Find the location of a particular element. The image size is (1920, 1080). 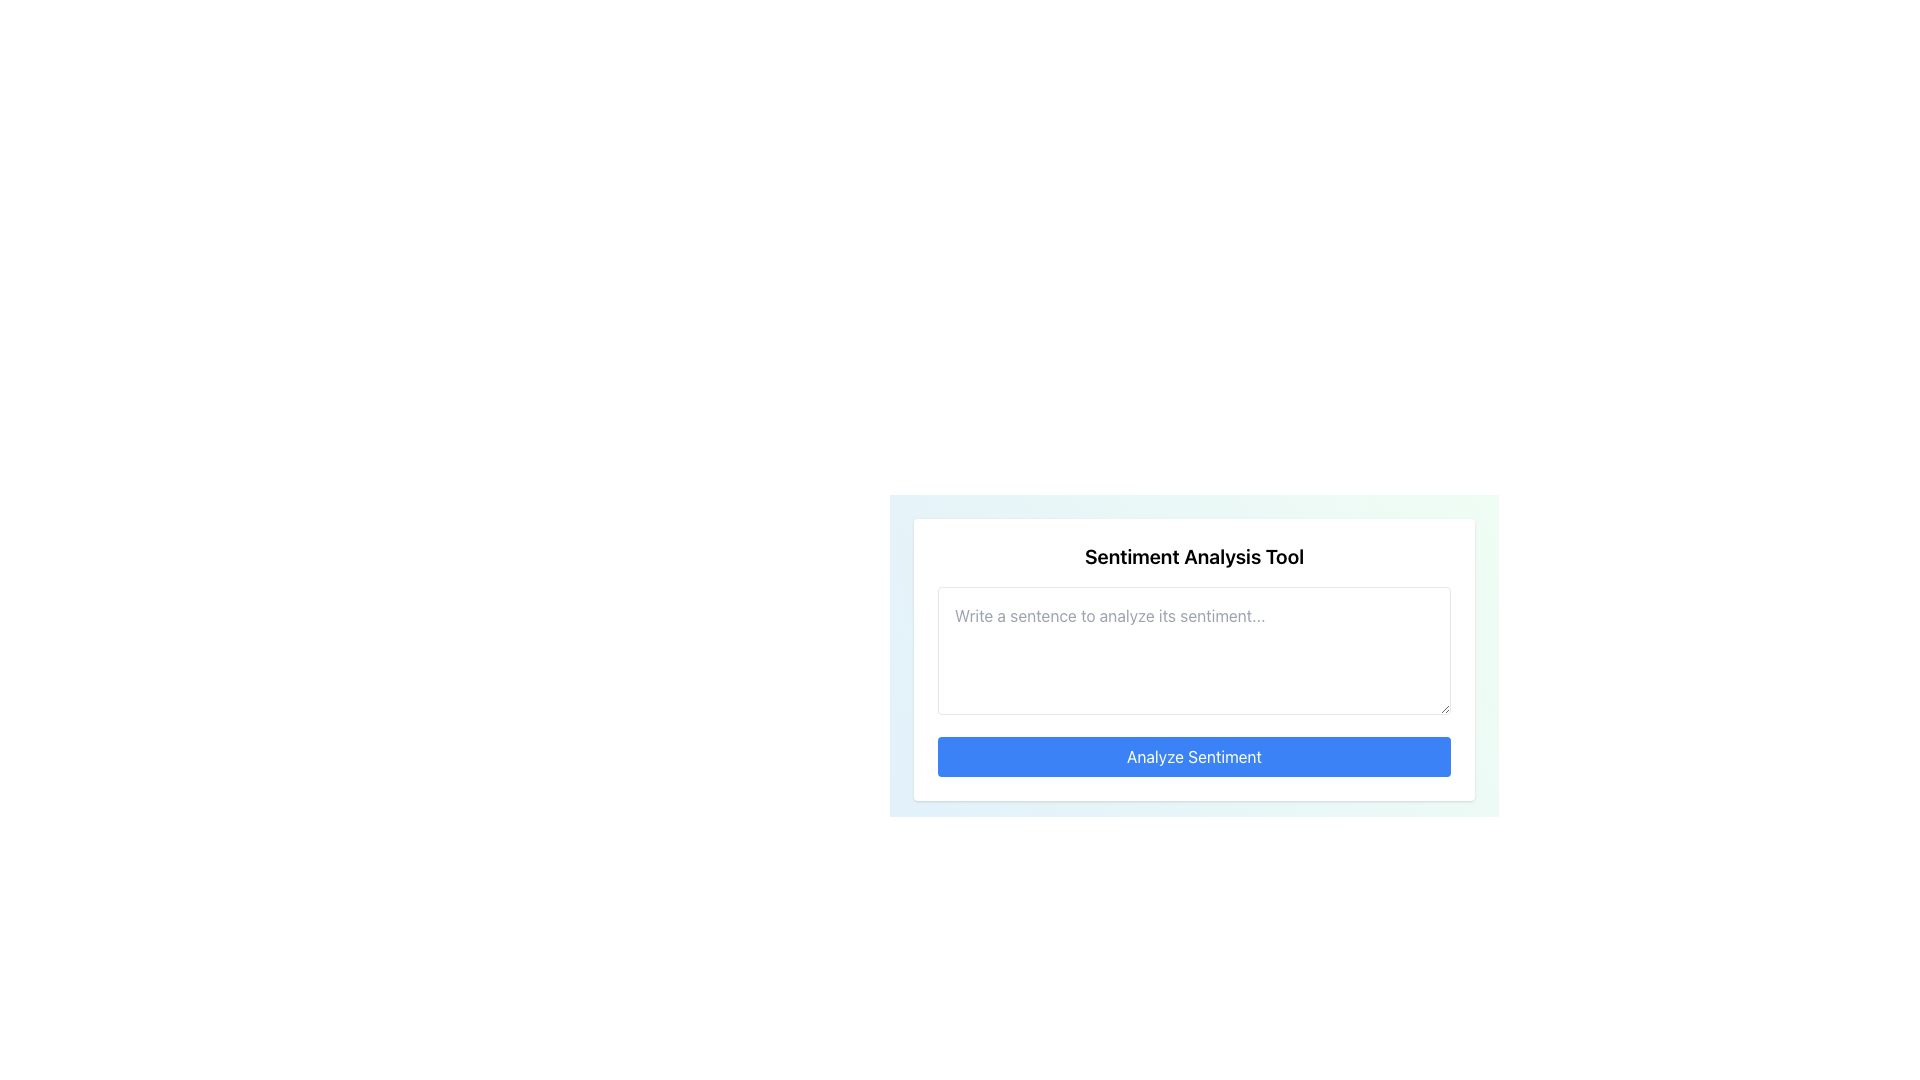

the third button located at the bottom of the sentiment analysis tool card is located at coordinates (1194, 756).